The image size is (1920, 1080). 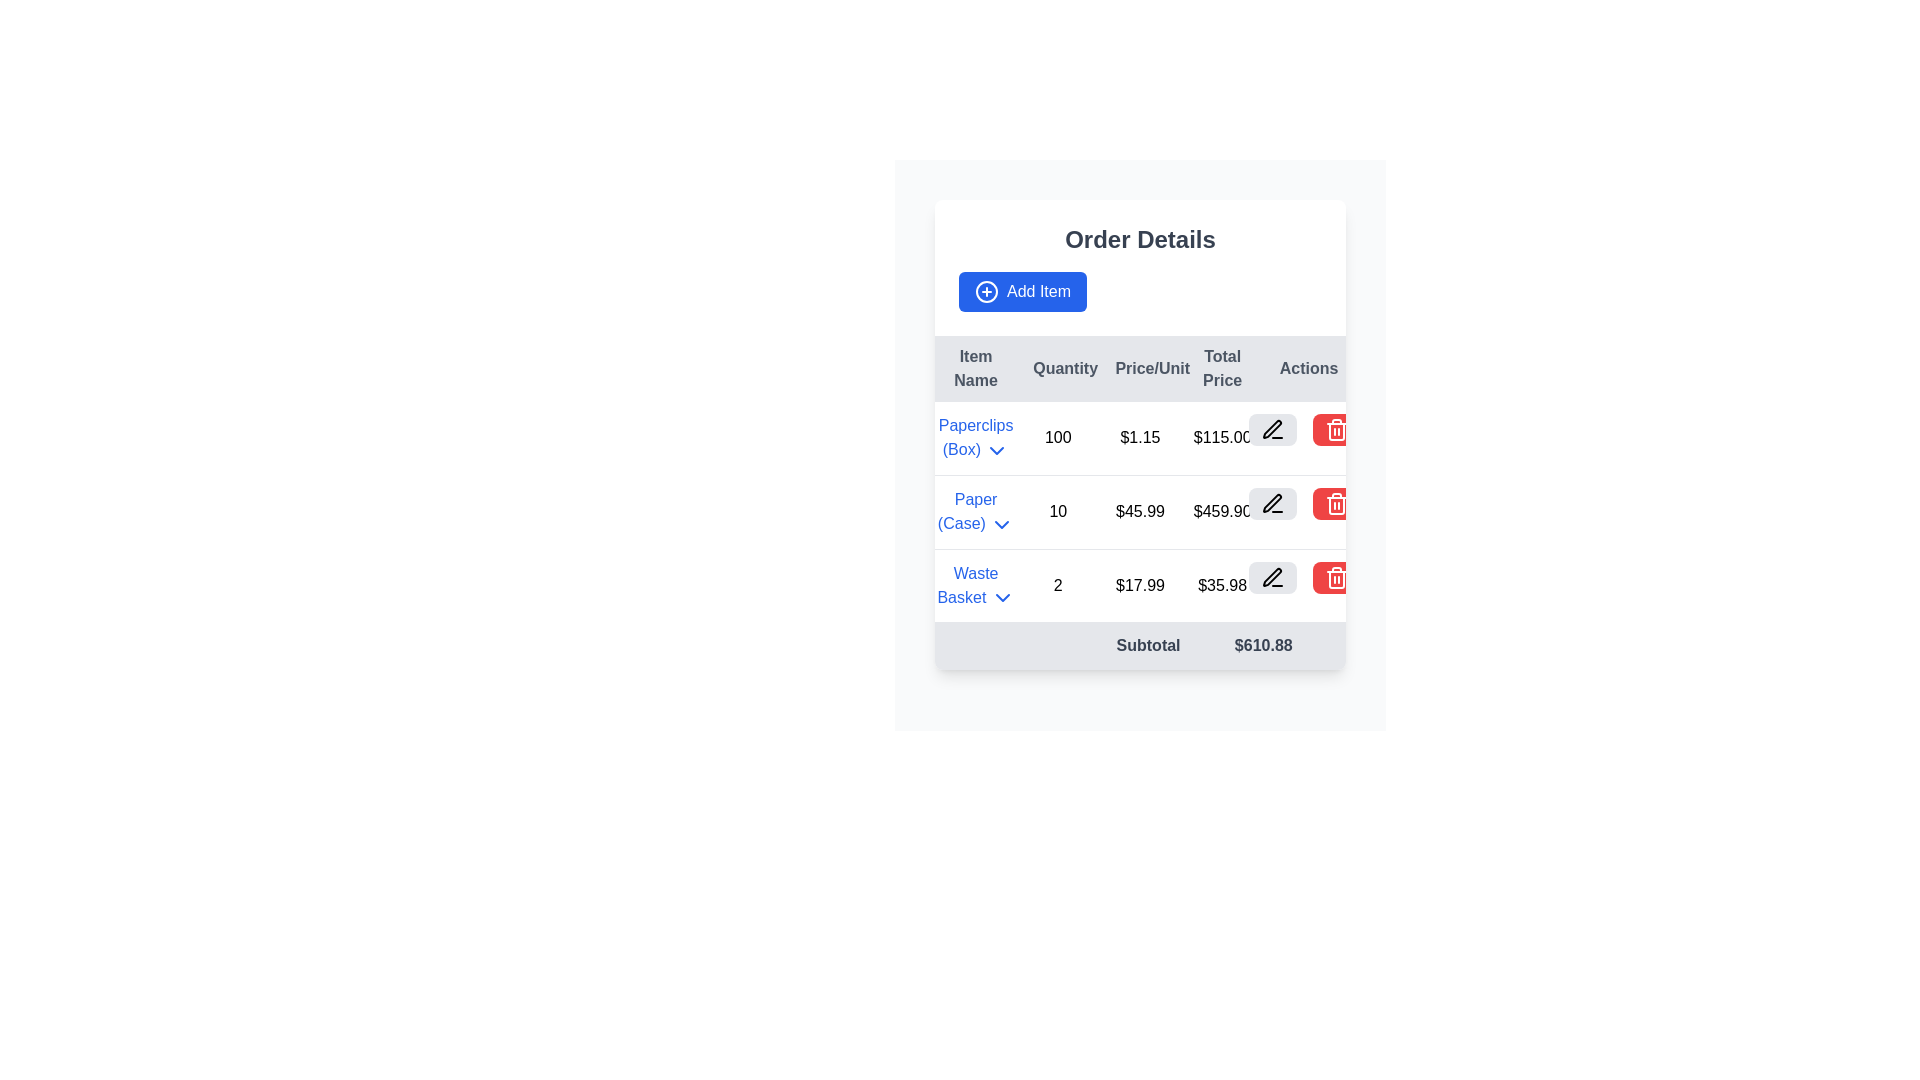 What do you see at coordinates (1336, 428) in the screenshot?
I see `the 'delete' button in the 'Actions' column of the third row adjacent to the 'Waste Basket' item` at bounding box center [1336, 428].